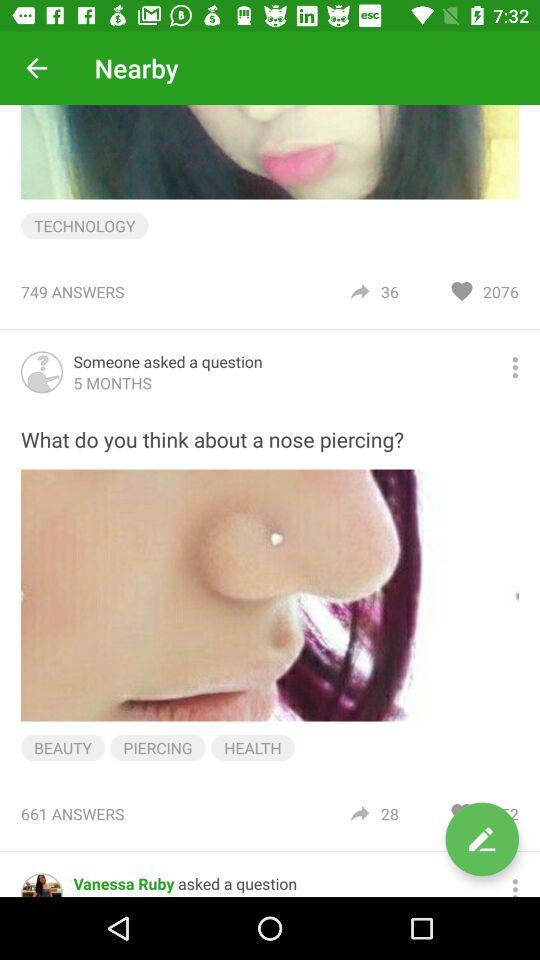 The height and width of the screenshot is (960, 540). What do you see at coordinates (515, 884) in the screenshot?
I see `more option` at bounding box center [515, 884].